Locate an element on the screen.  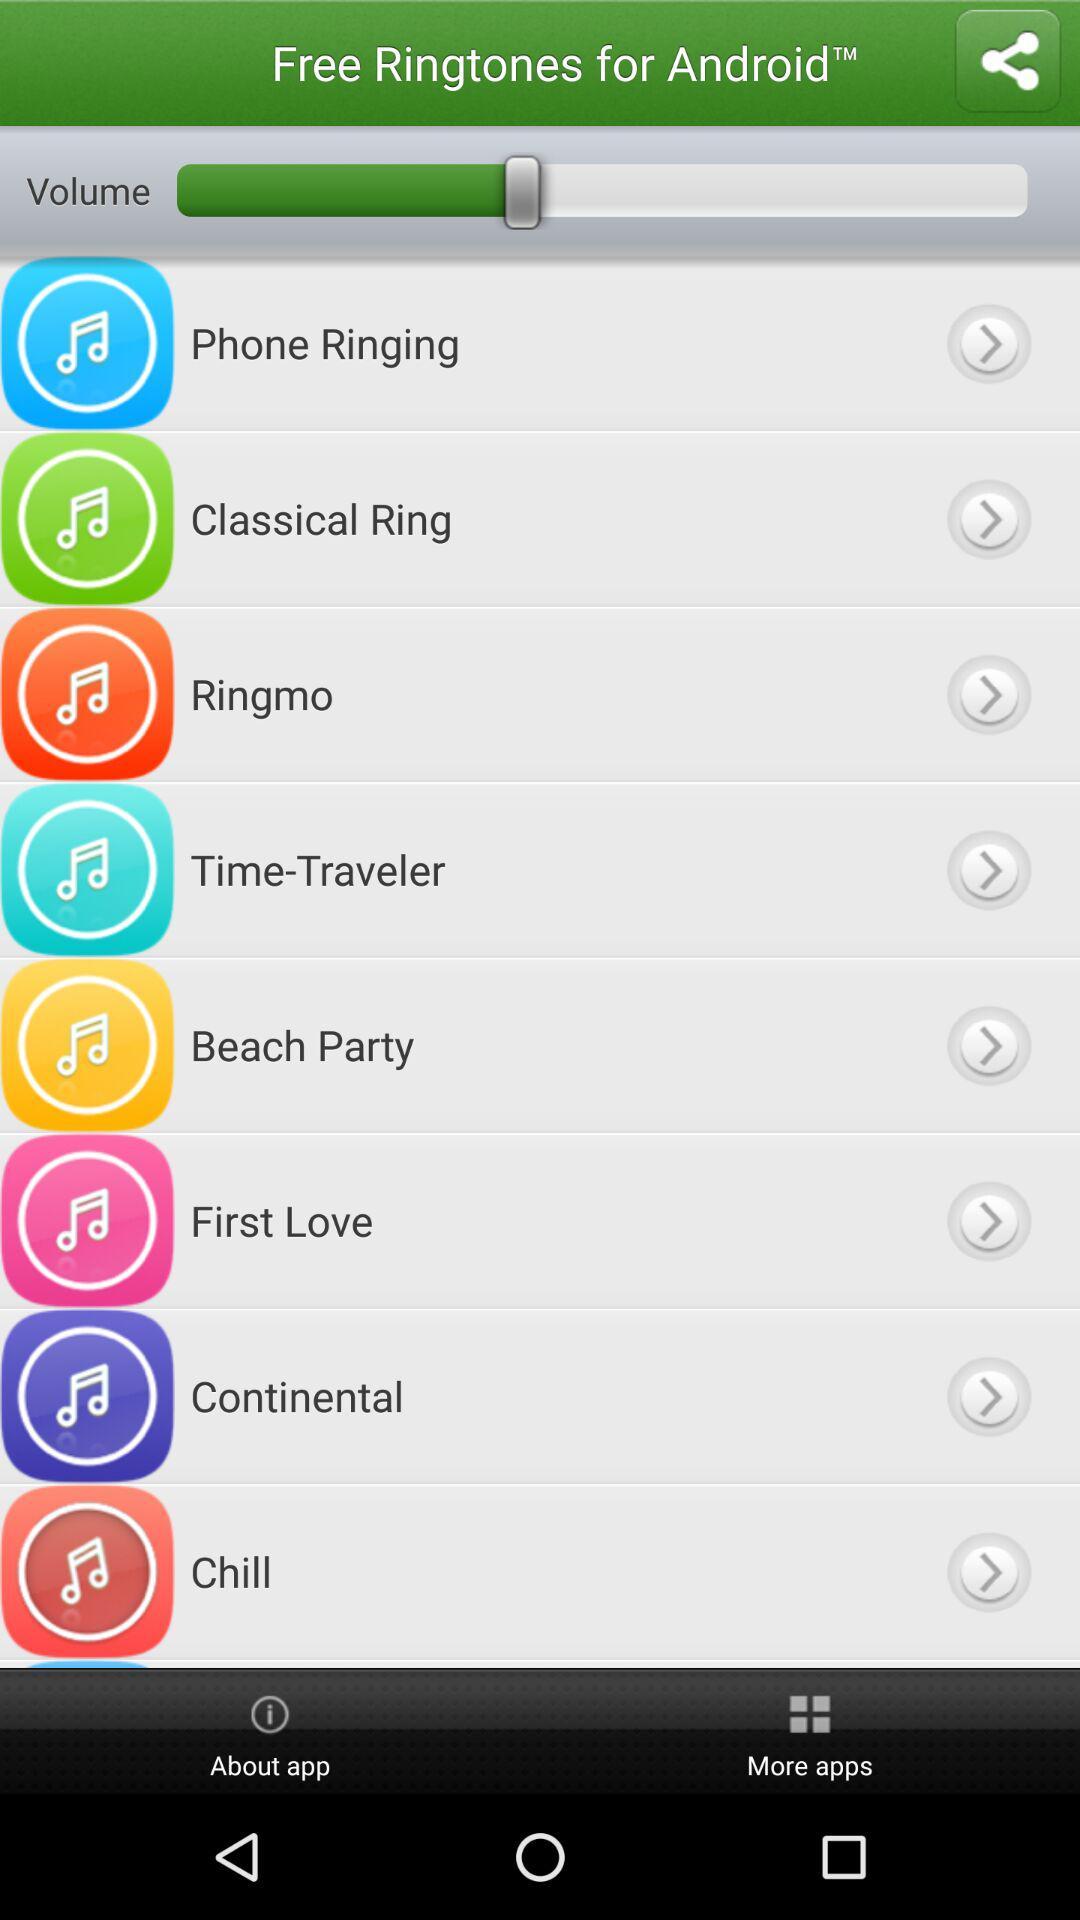
the ringtone is located at coordinates (987, 1219).